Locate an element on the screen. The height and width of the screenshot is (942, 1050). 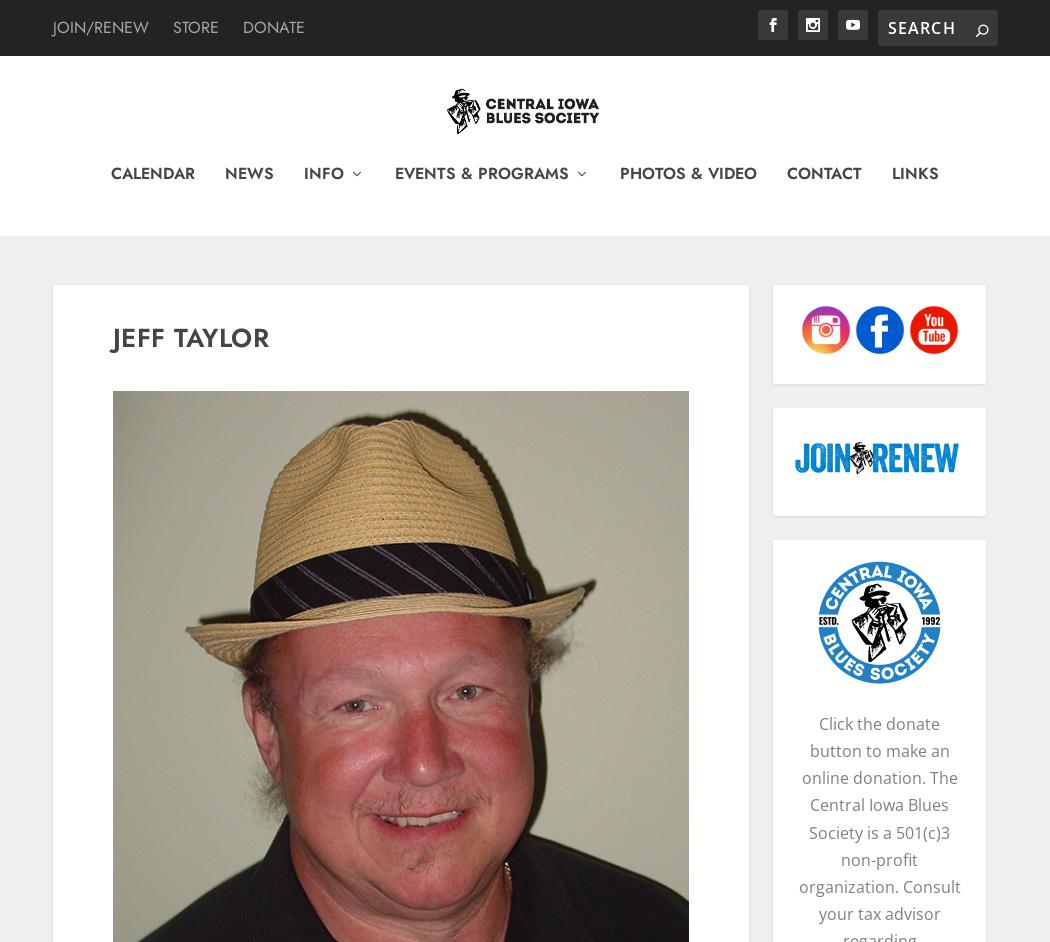
'SpringFest' is located at coordinates (445, 551).